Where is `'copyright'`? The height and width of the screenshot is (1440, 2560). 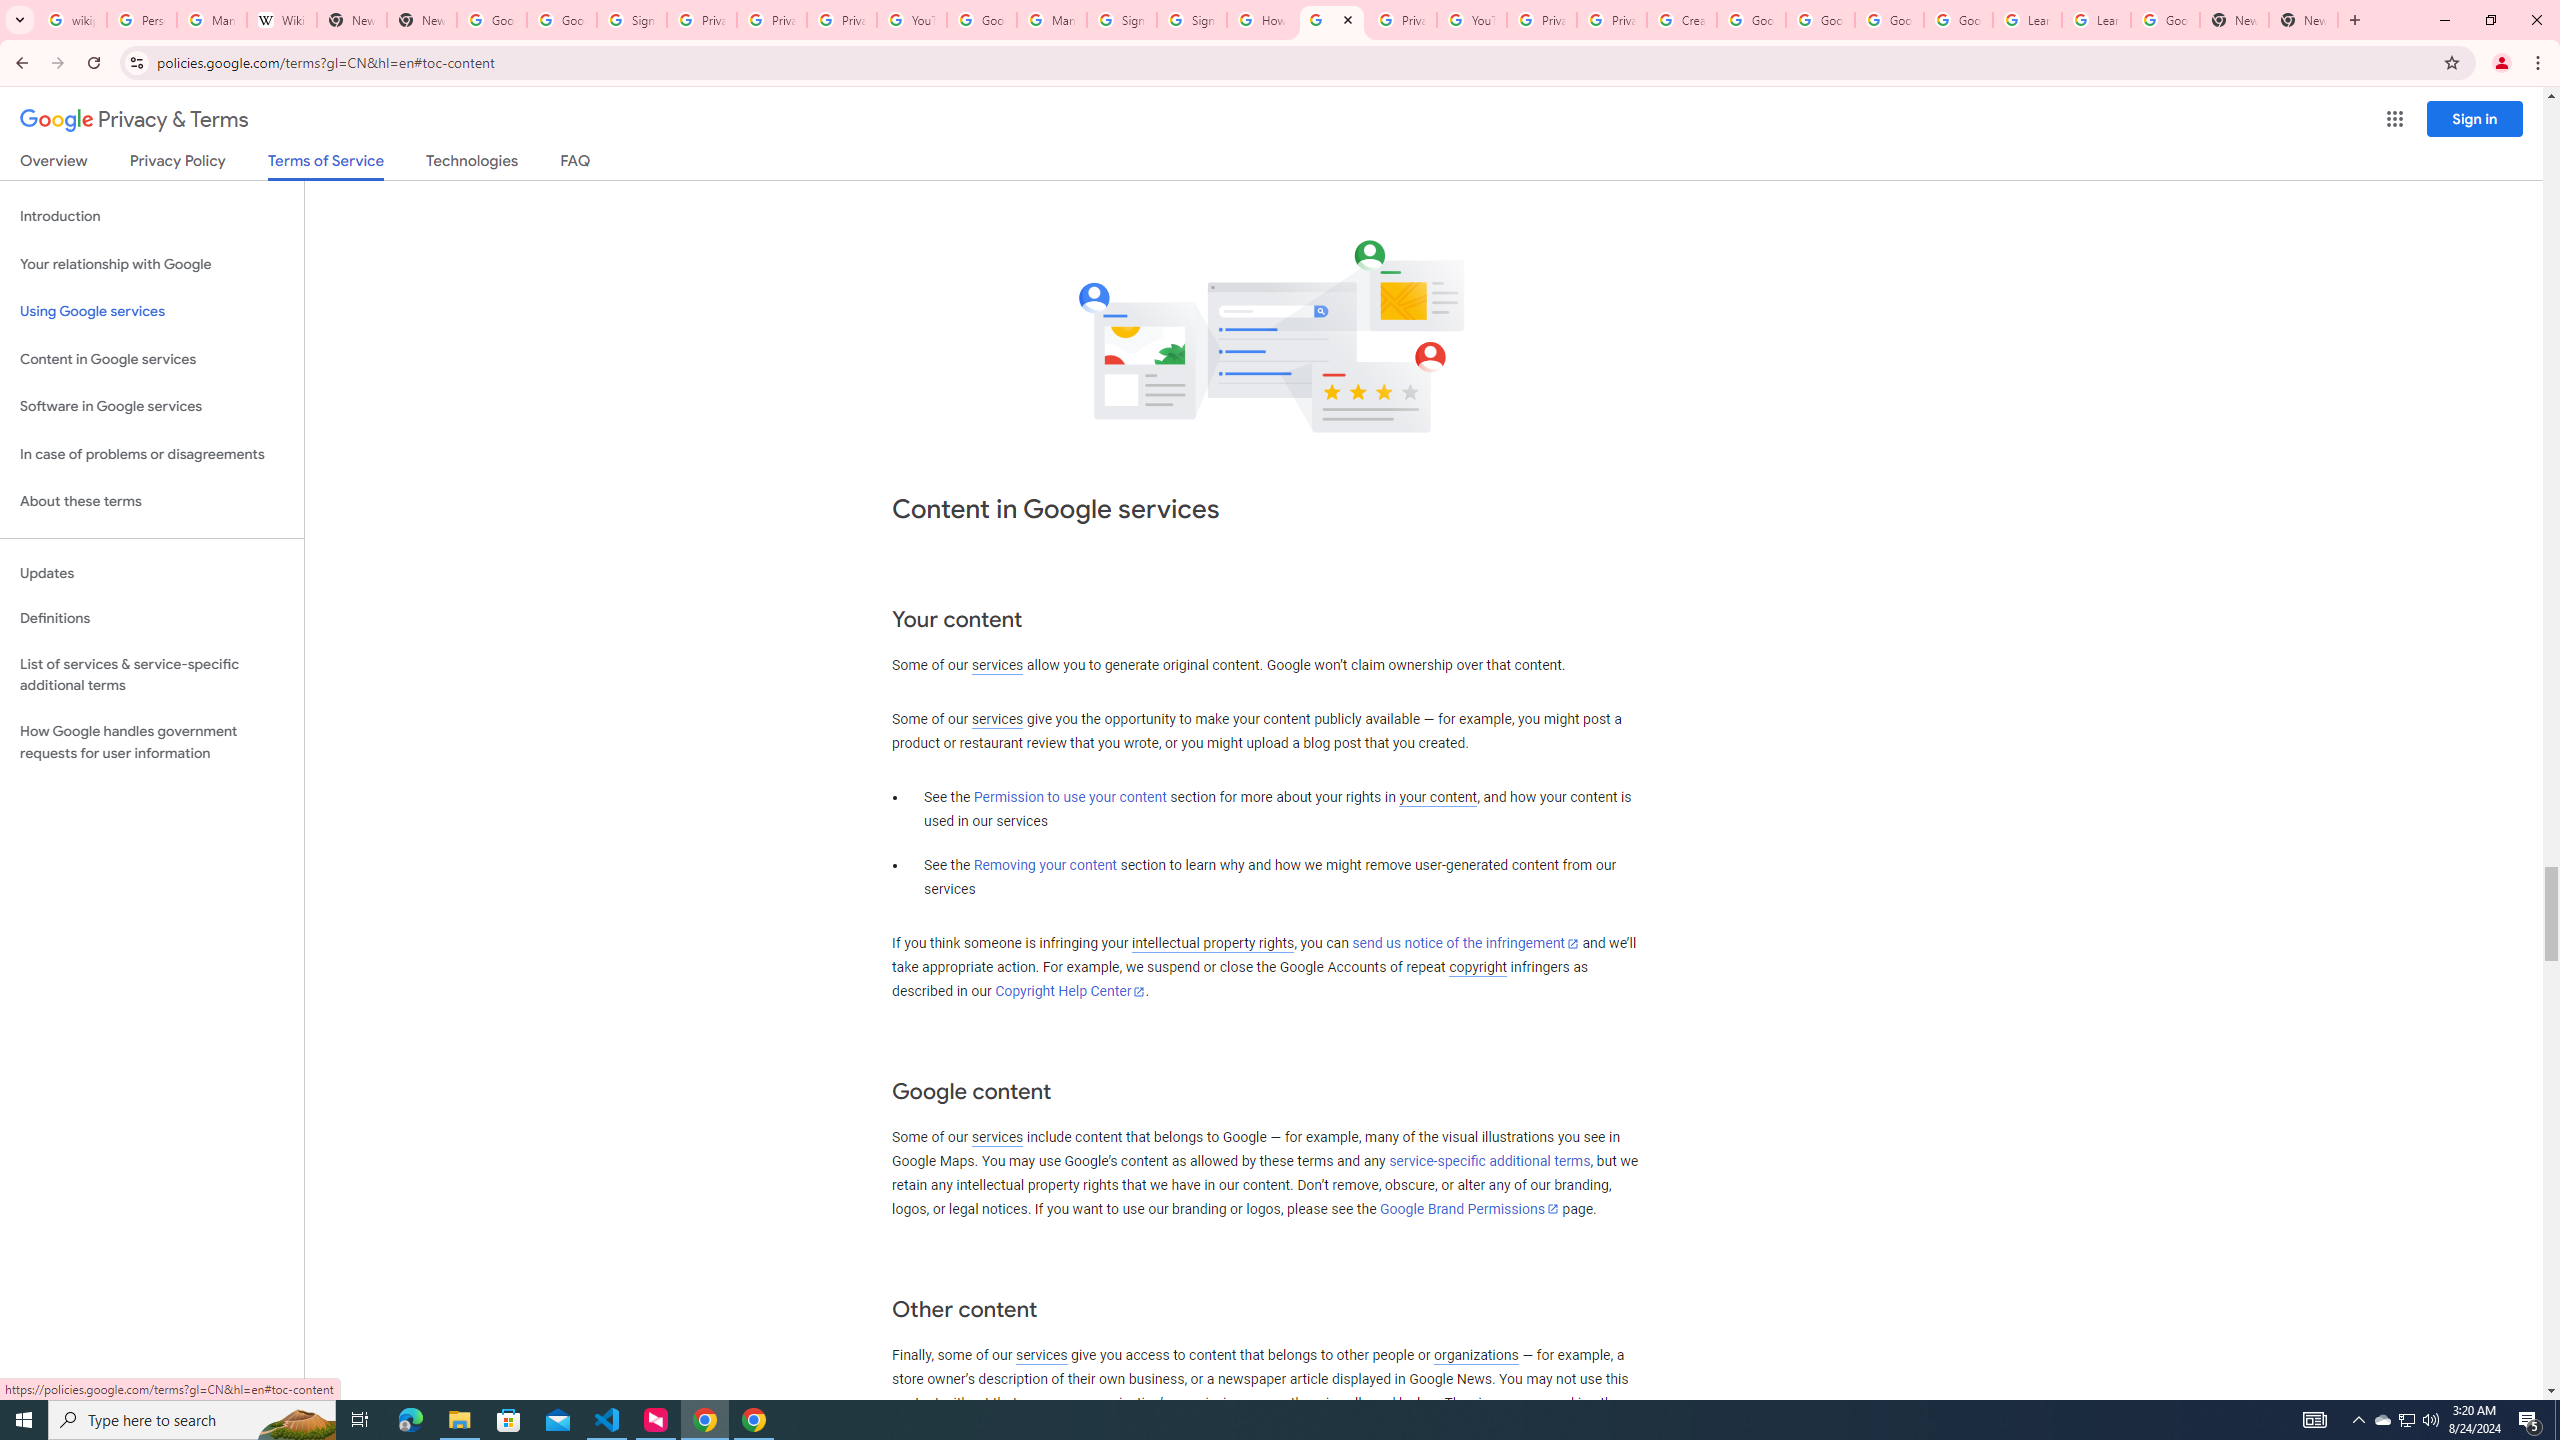
'copyright' is located at coordinates (1477, 968).